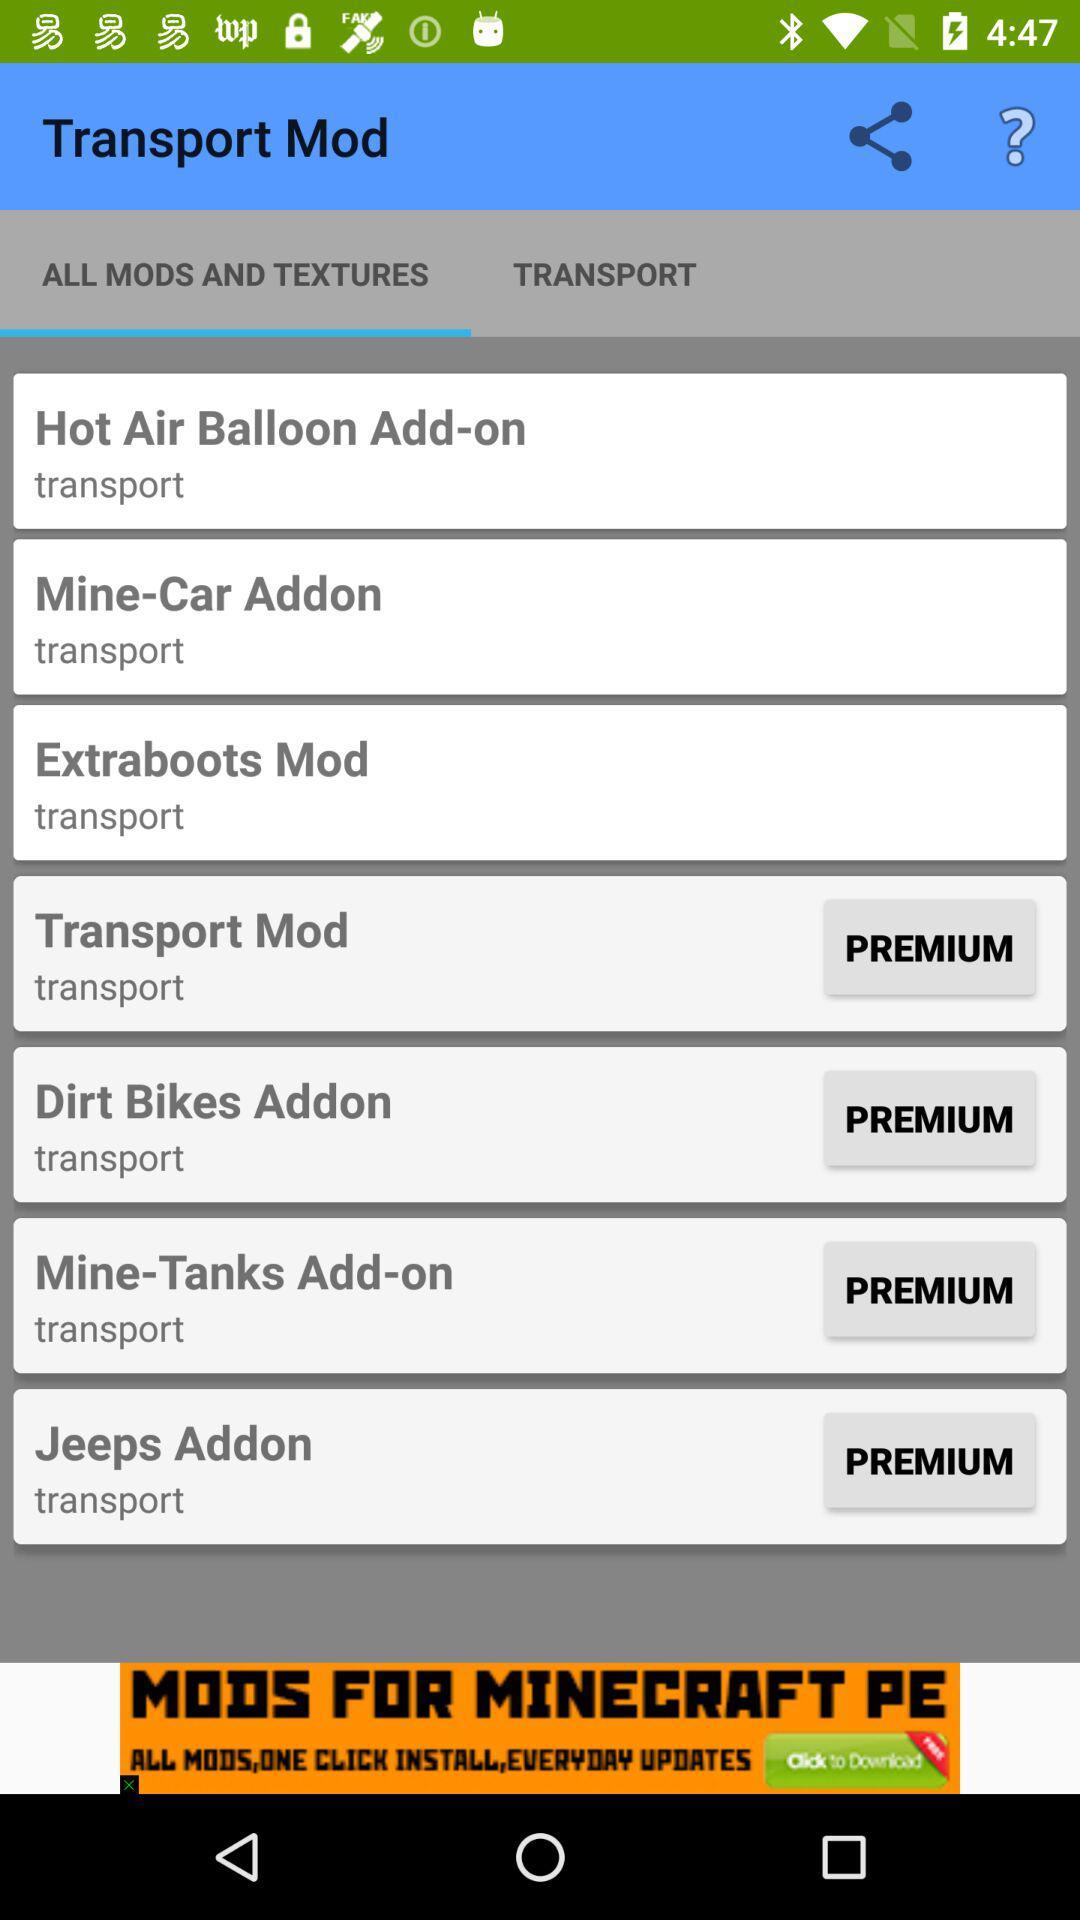 This screenshot has width=1080, height=1920. I want to click on icon above the transport item, so click(423, 1441).